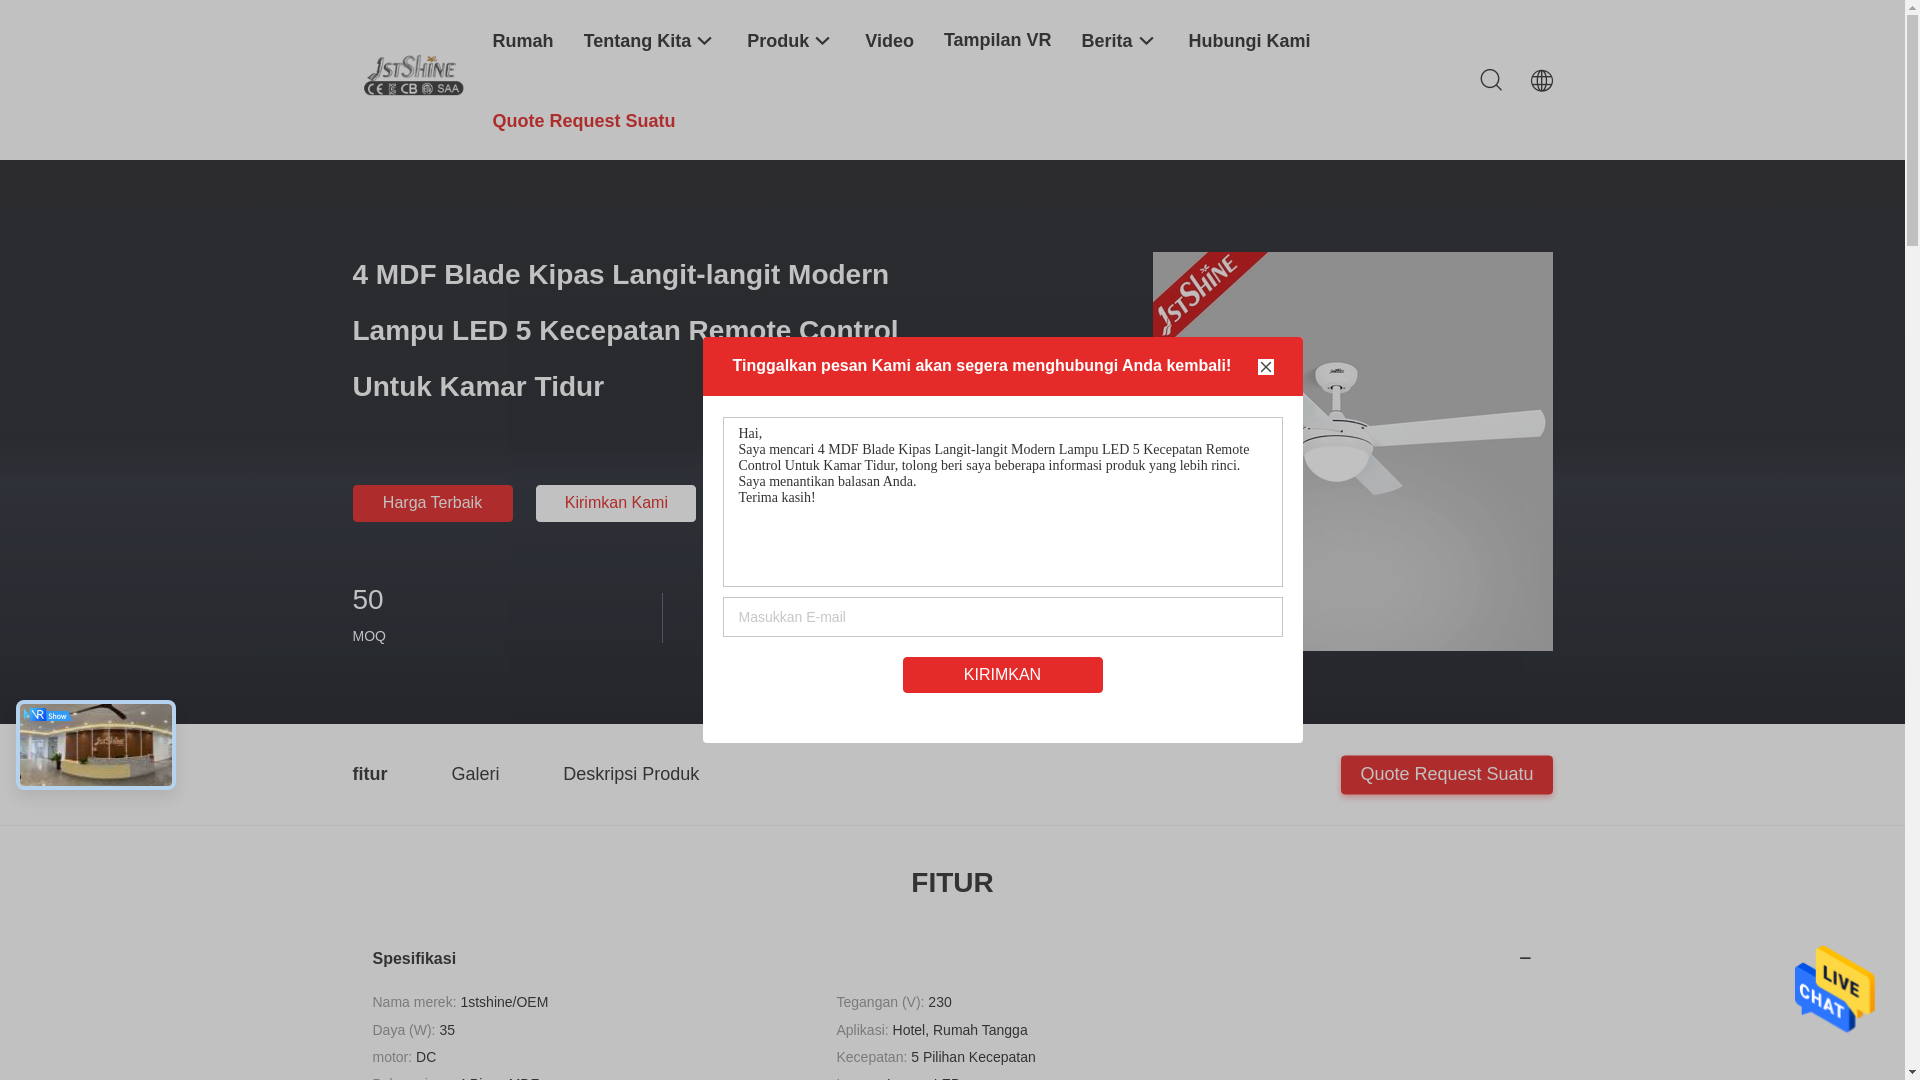  What do you see at coordinates (888, 39) in the screenshot?
I see `'Video'` at bounding box center [888, 39].